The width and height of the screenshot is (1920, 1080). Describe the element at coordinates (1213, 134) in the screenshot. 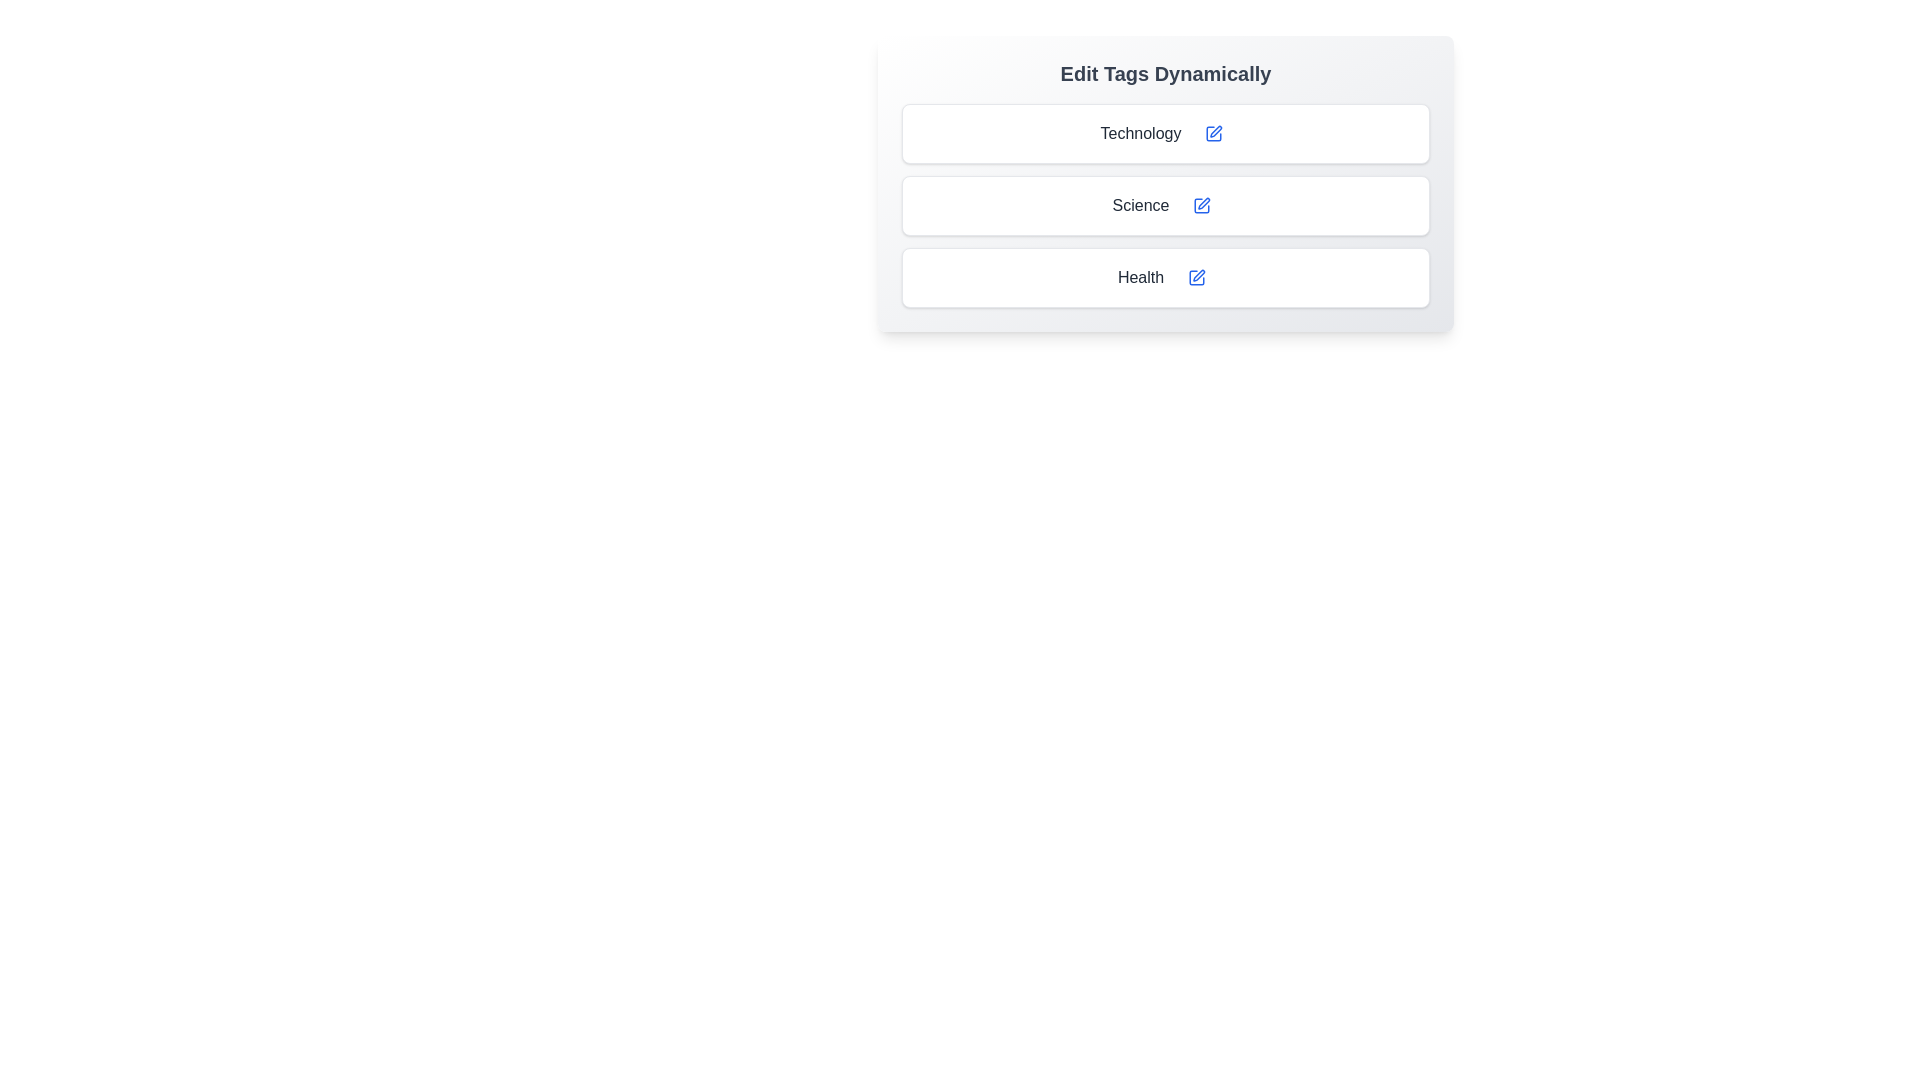

I see `save icon of the currently edited tag to cancel editing without making changes` at that location.